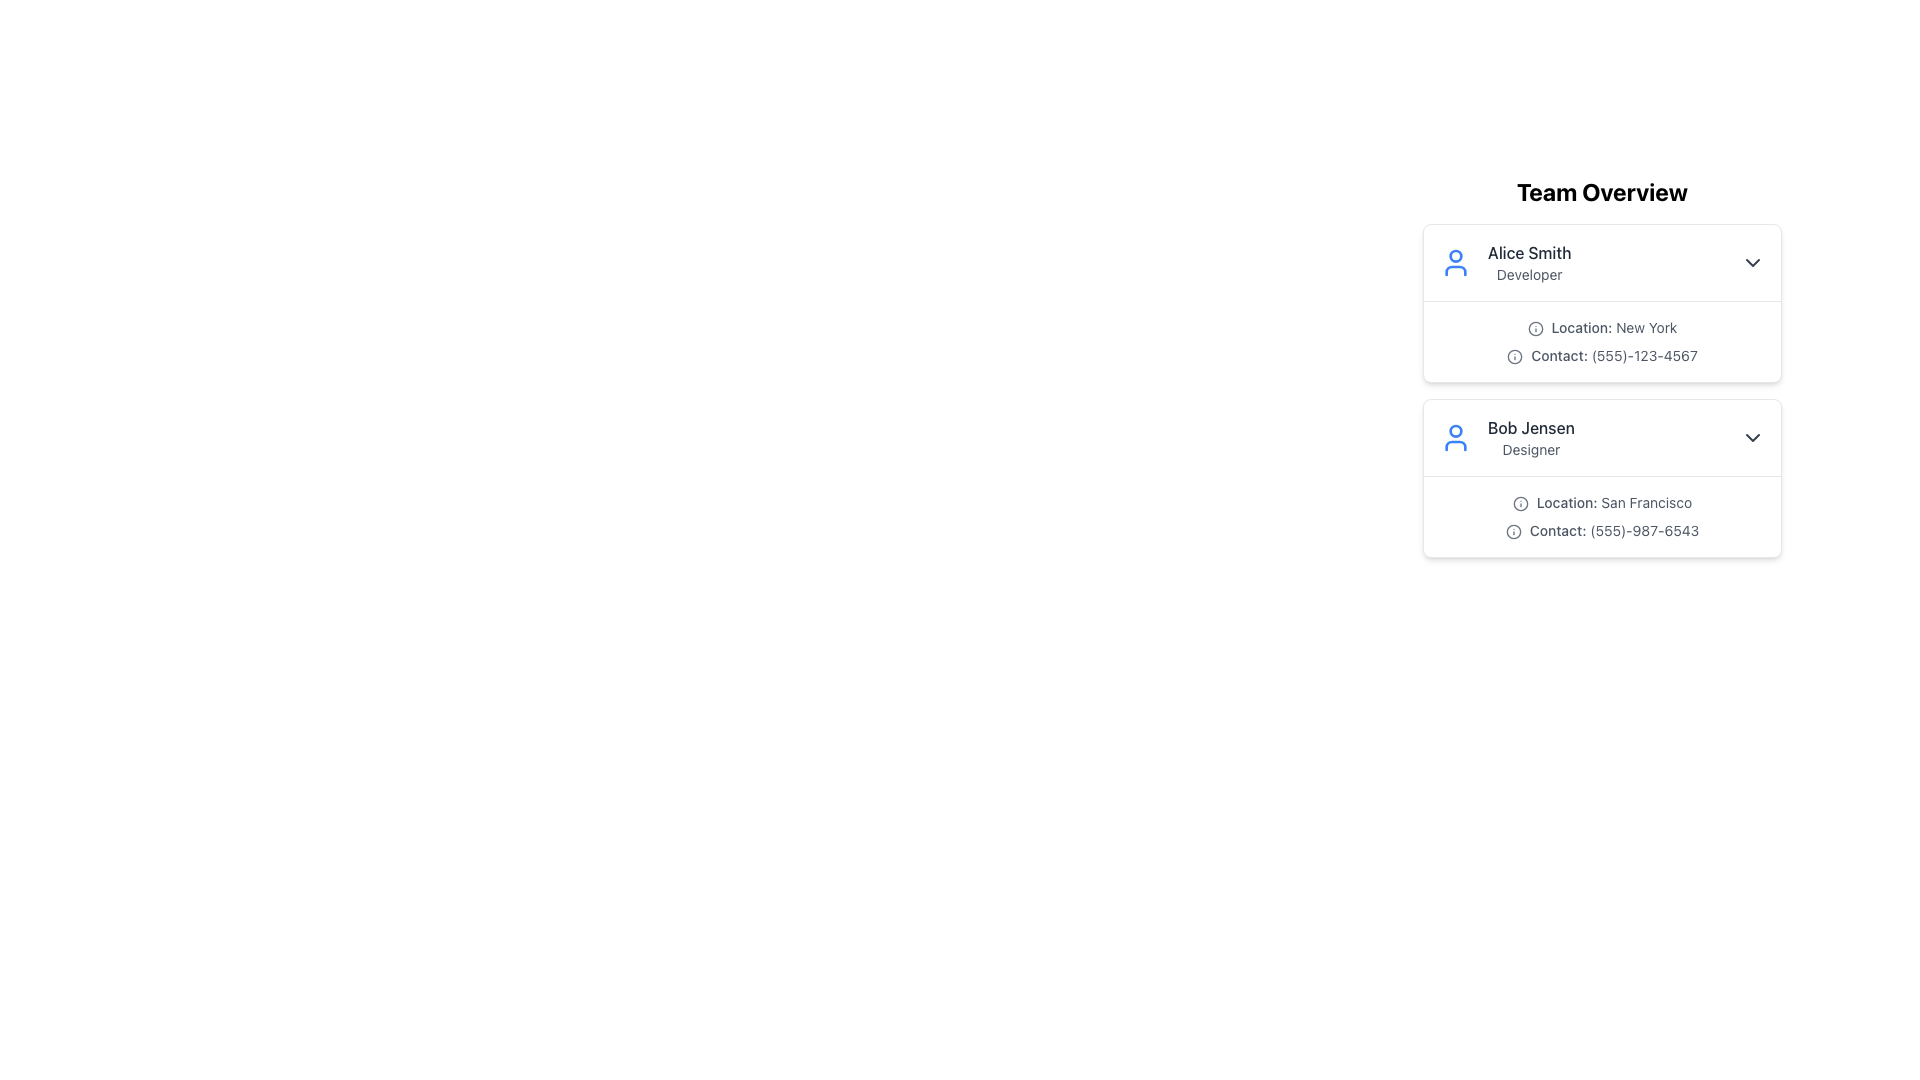  Describe the element at coordinates (1520, 503) in the screenshot. I see `the circular border of the information icon indicating additional details about the location for user 'Bob Jensen', located below the 'Team Overview' heading and to the left of the 'Location: San Francisco' text` at that location.